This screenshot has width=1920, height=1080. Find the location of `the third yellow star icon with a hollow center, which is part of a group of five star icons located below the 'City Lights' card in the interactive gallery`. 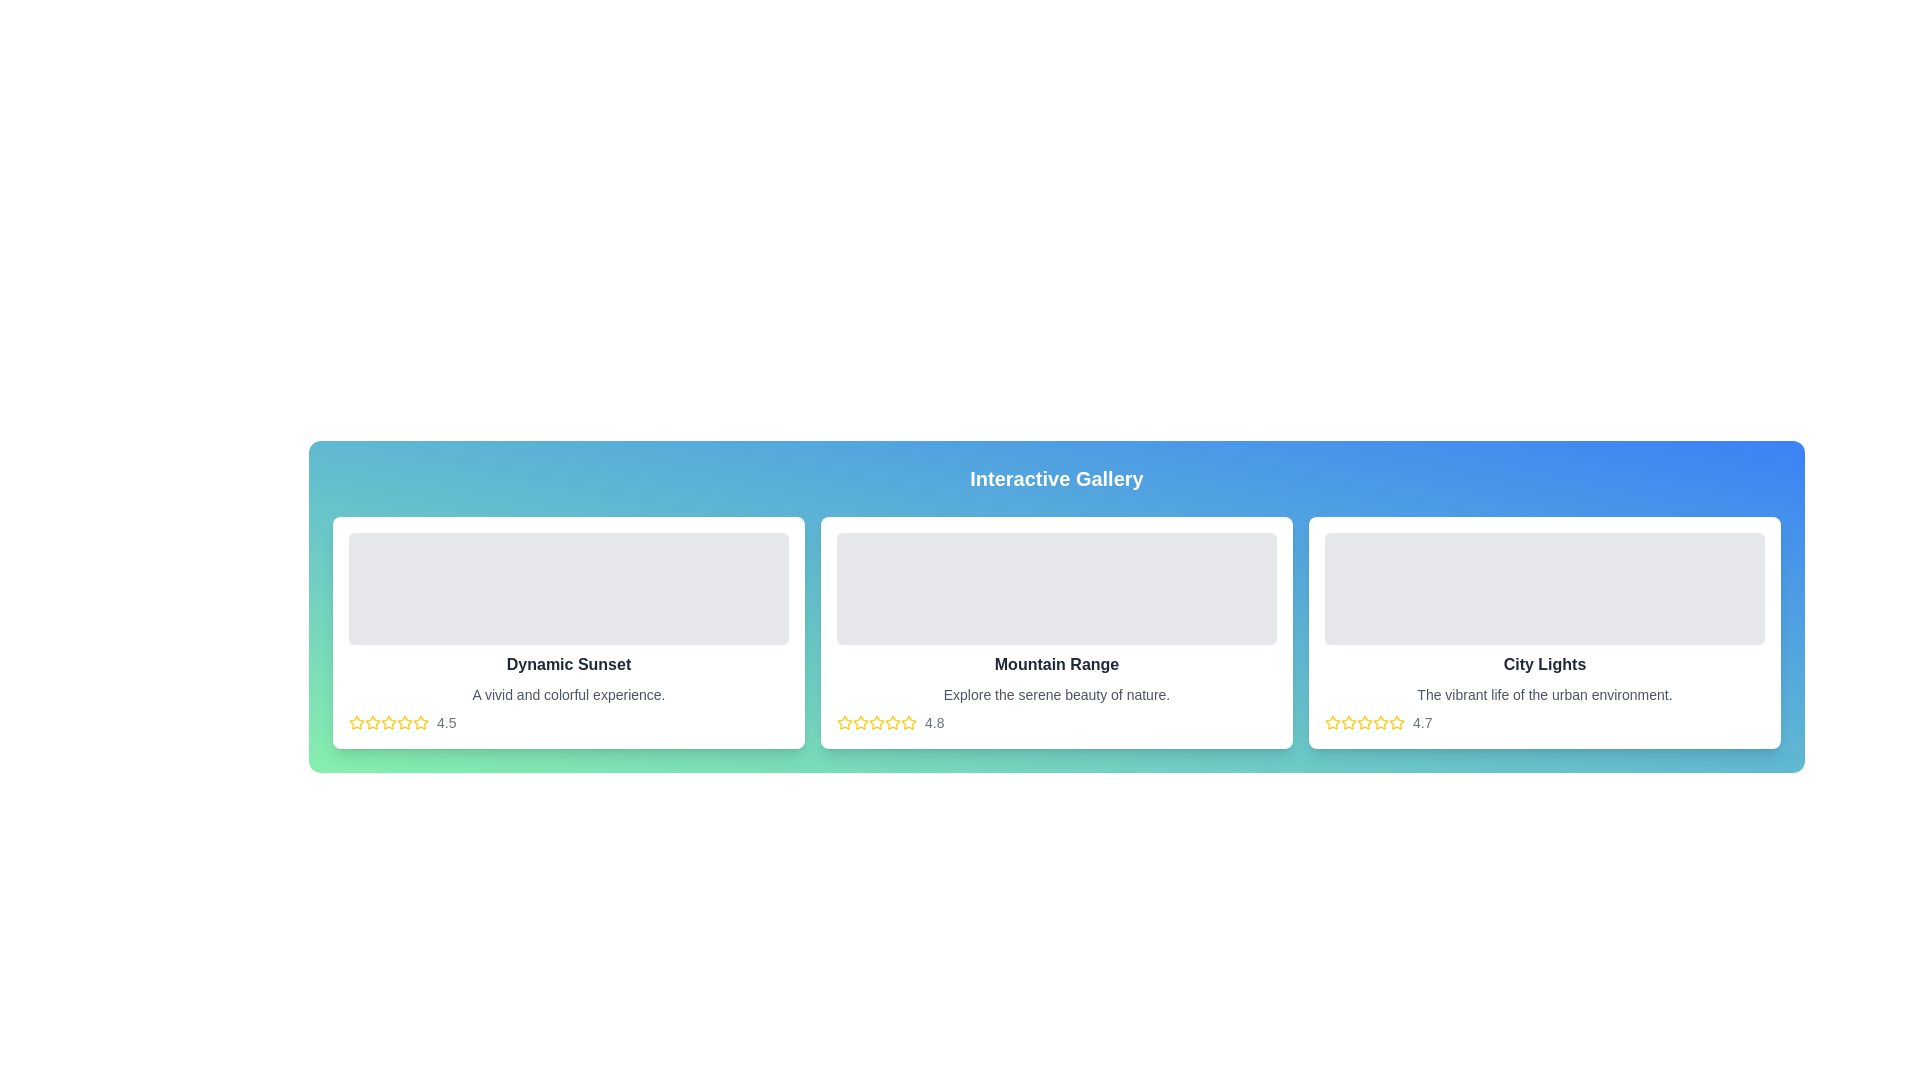

the third yellow star icon with a hollow center, which is part of a group of five star icons located below the 'City Lights' card in the interactive gallery is located at coordinates (1348, 722).